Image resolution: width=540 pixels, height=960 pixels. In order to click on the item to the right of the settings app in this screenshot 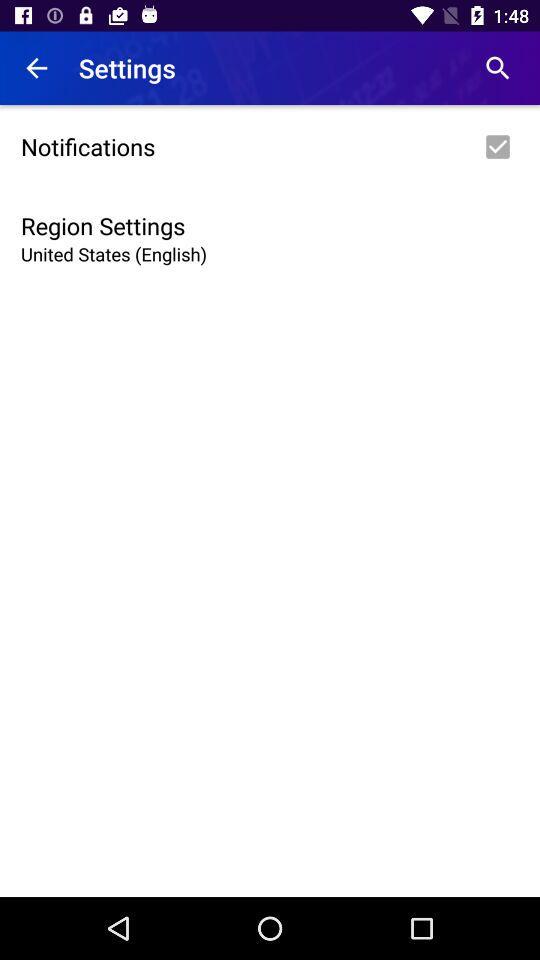, I will do `click(496, 68)`.